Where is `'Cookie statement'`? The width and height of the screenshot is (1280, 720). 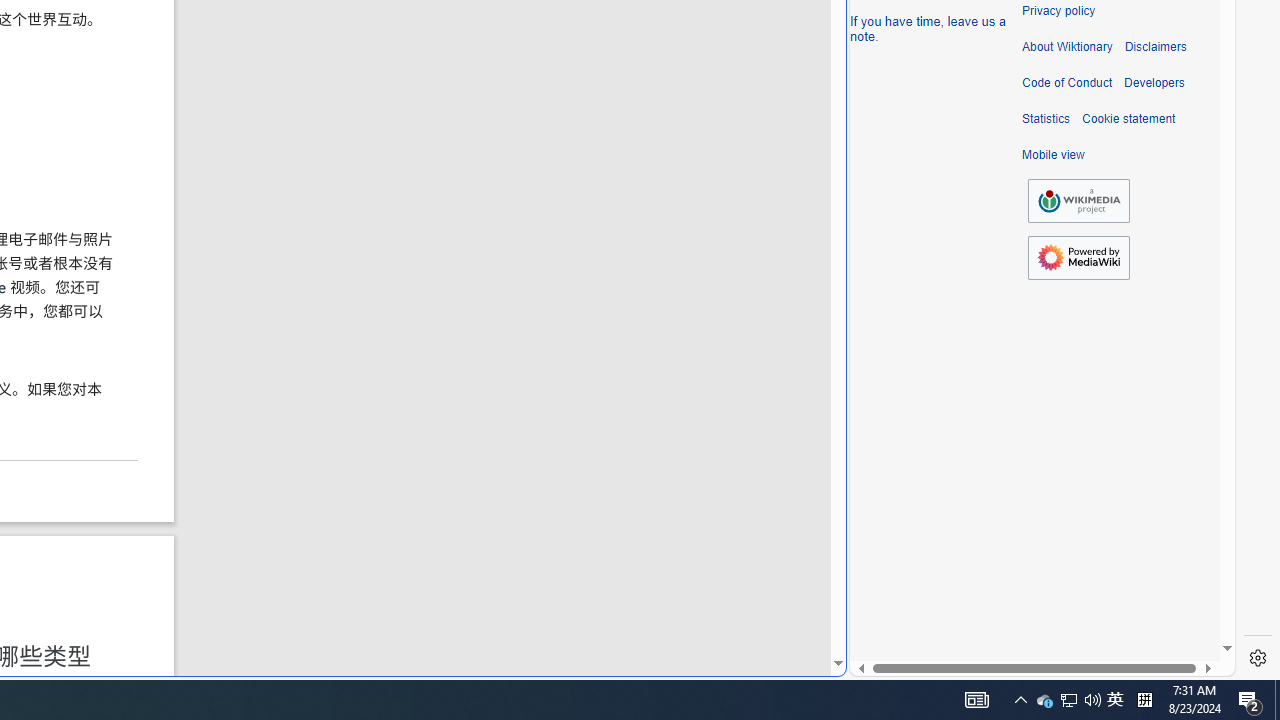
'Cookie statement' is located at coordinates (1128, 119).